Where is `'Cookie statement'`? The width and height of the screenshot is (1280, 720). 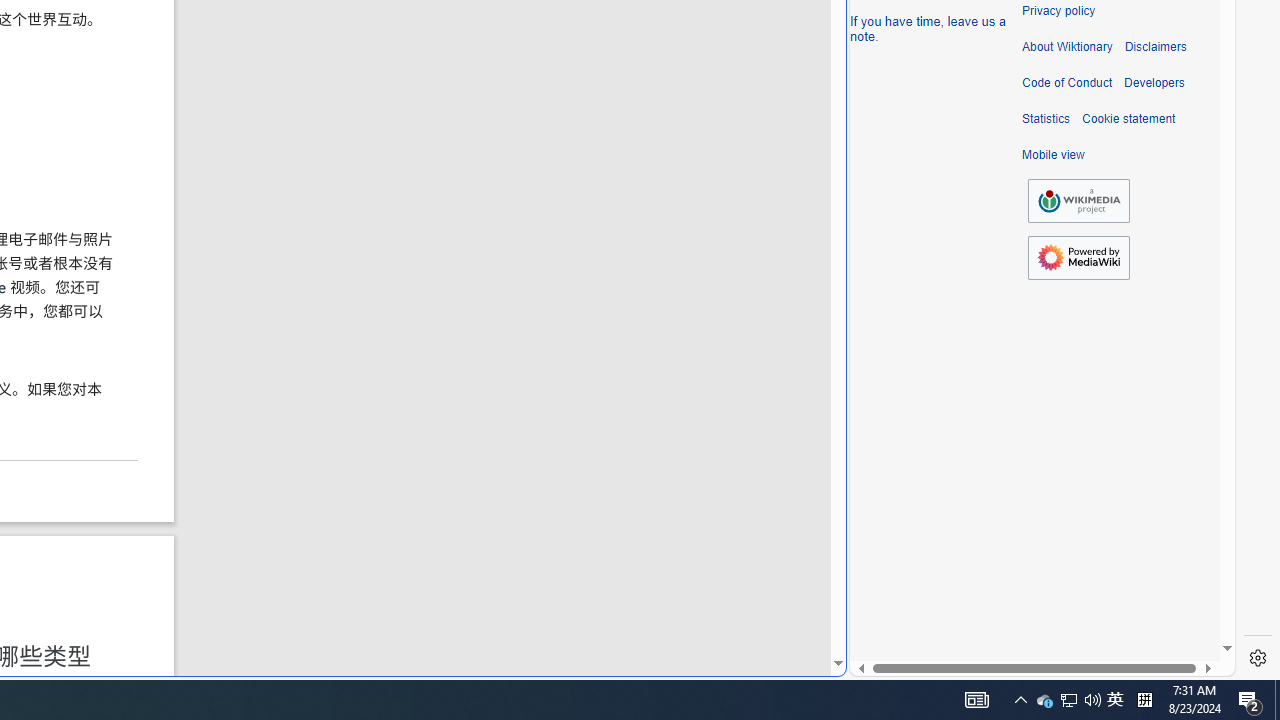
'Cookie statement' is located at coordinates (1128, 119).